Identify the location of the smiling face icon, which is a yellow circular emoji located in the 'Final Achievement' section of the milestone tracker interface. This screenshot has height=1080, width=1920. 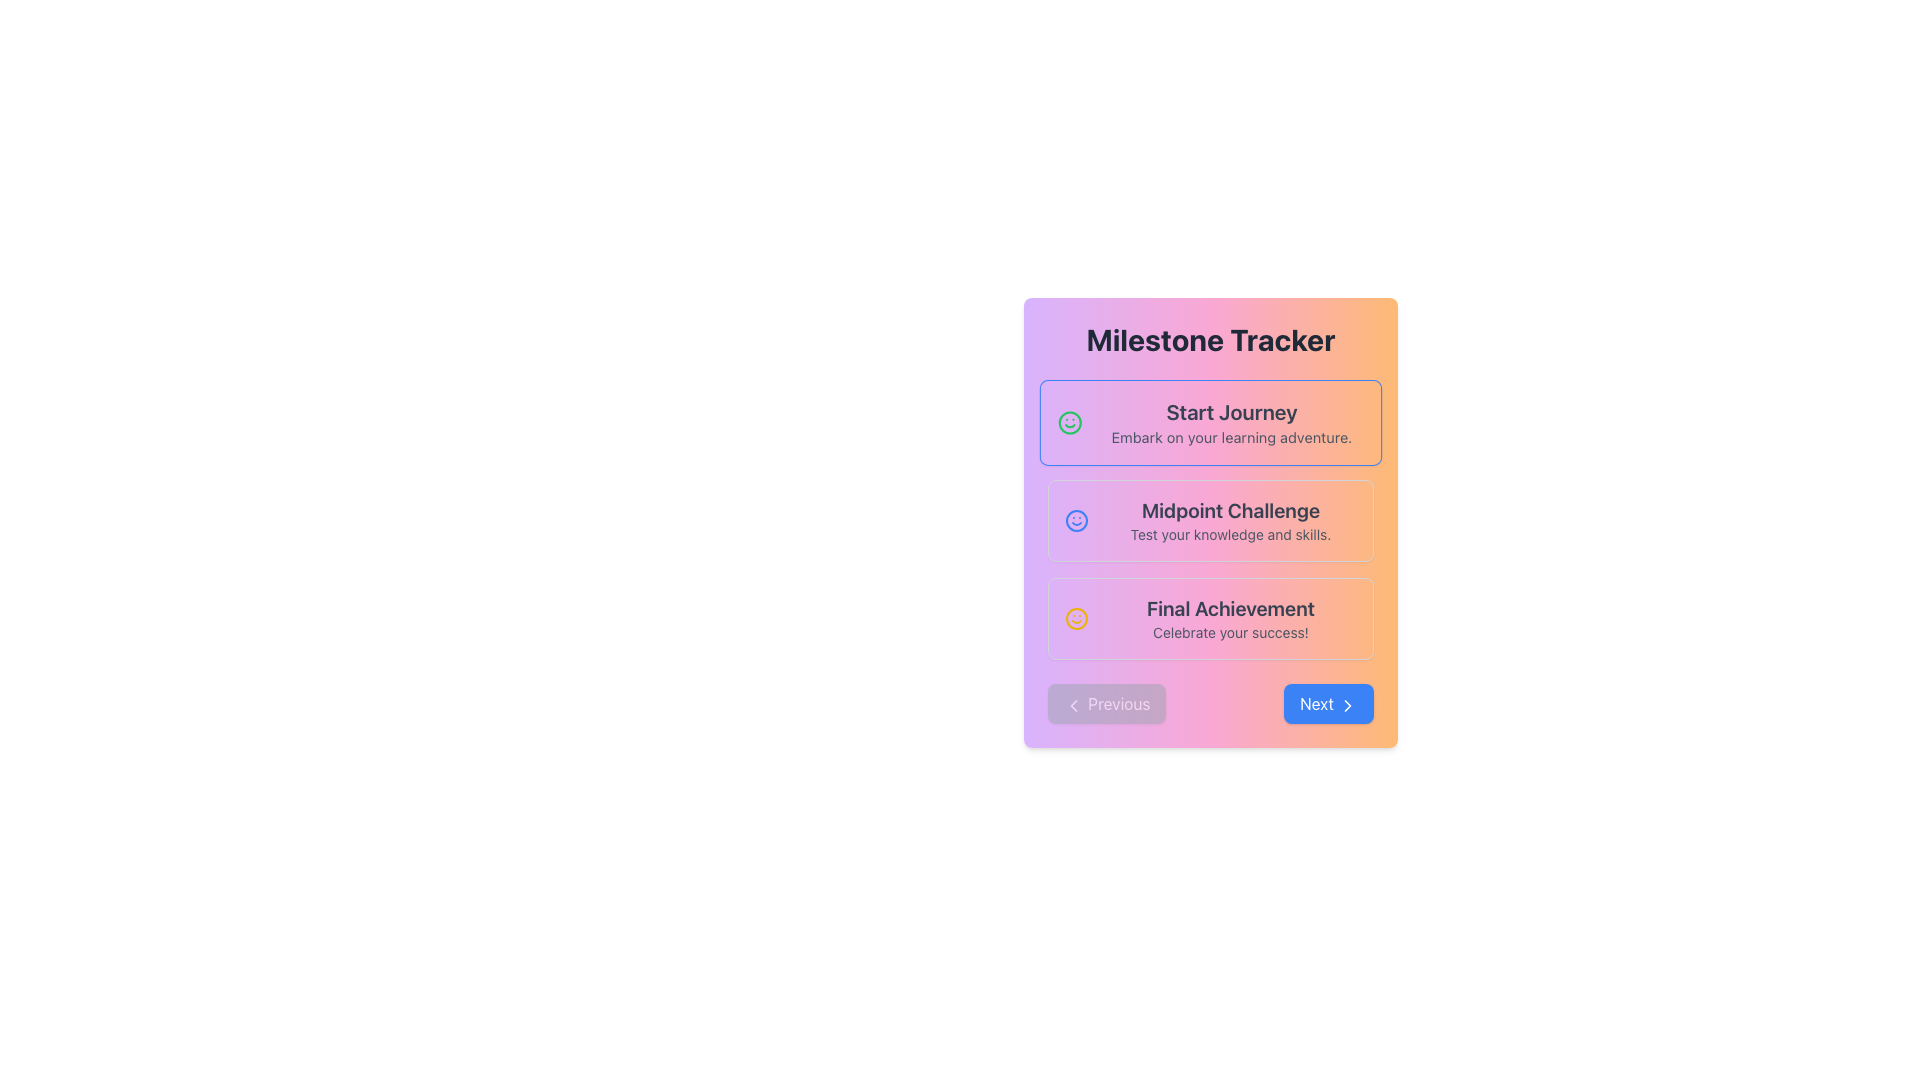
(1075, 617).